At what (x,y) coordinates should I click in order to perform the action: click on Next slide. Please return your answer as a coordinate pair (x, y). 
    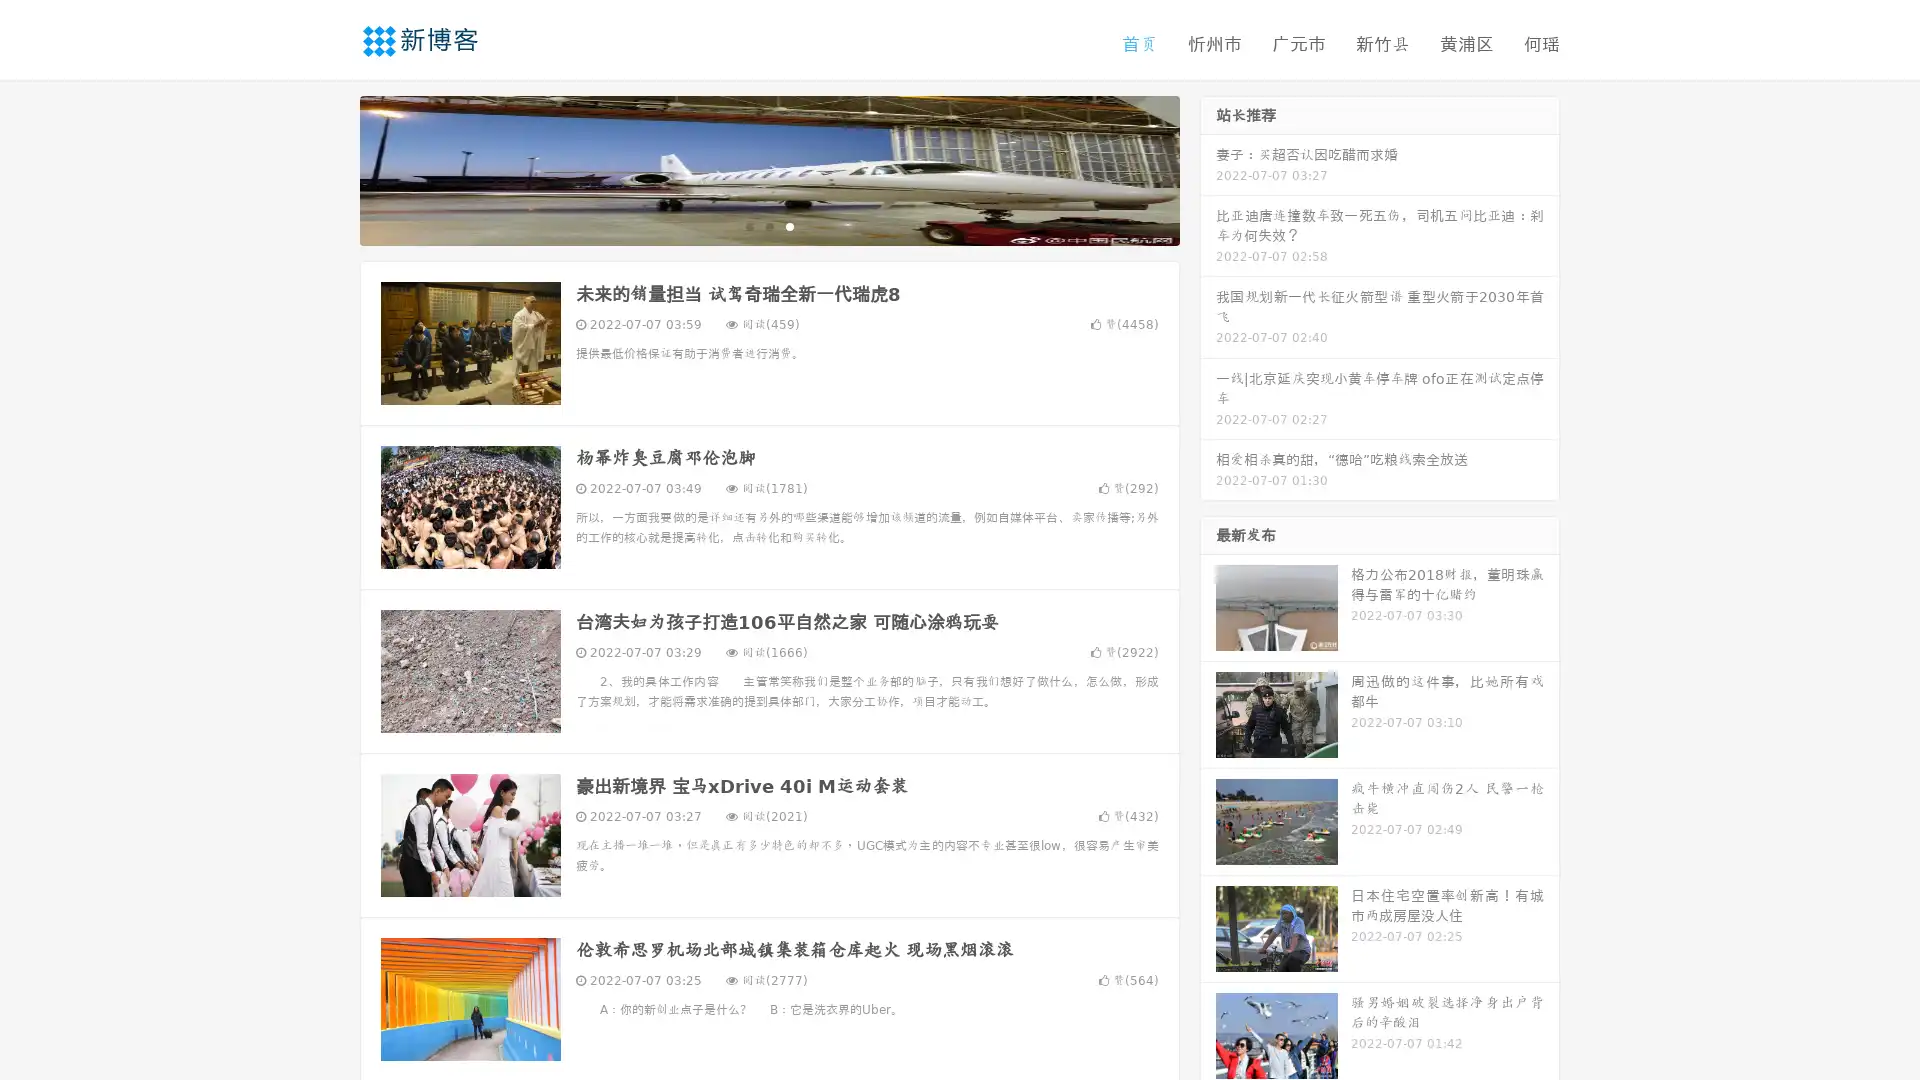
    Looking at the image, I should click on (1208, 168).